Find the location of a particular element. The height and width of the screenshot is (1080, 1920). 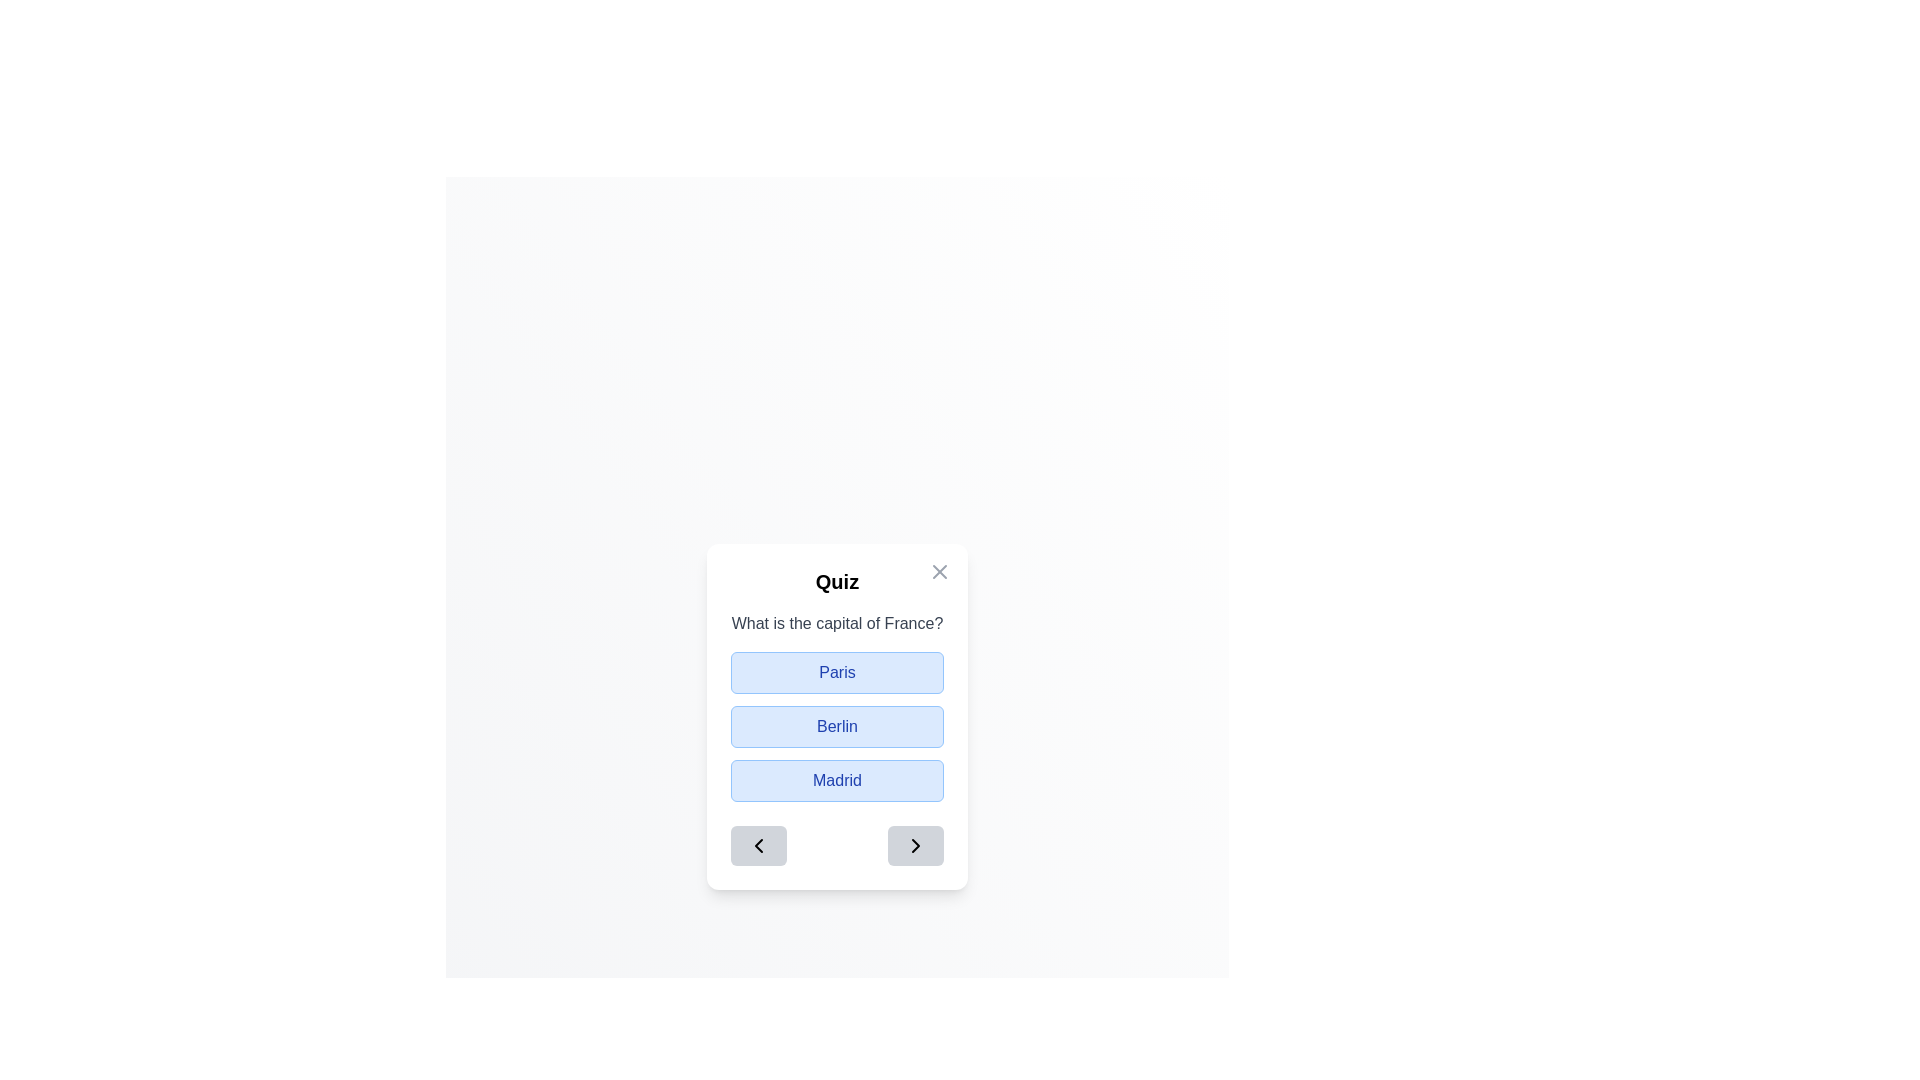

the static text content that presents the quiz question, located at the top of the content block in the interface is located at coordinates (837, 623).